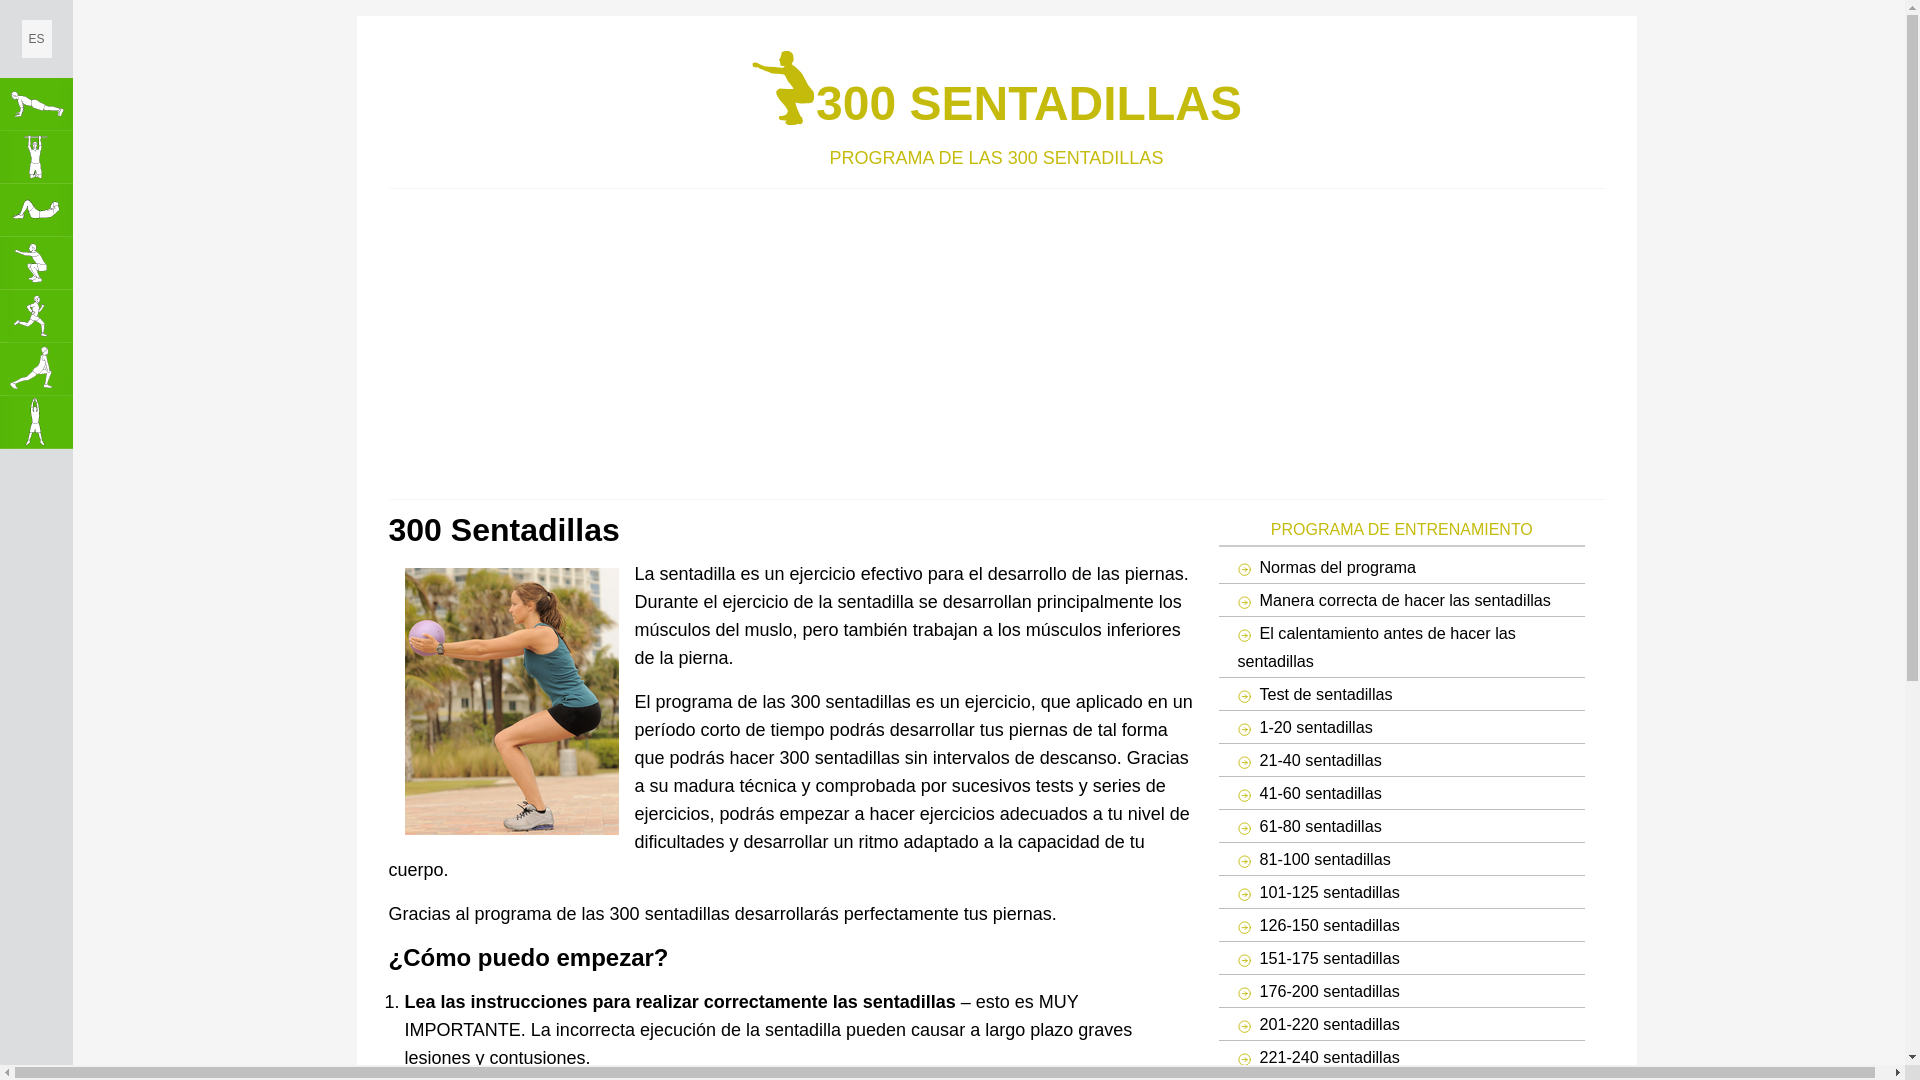  I want to click on 'ES', so click(22, 38).